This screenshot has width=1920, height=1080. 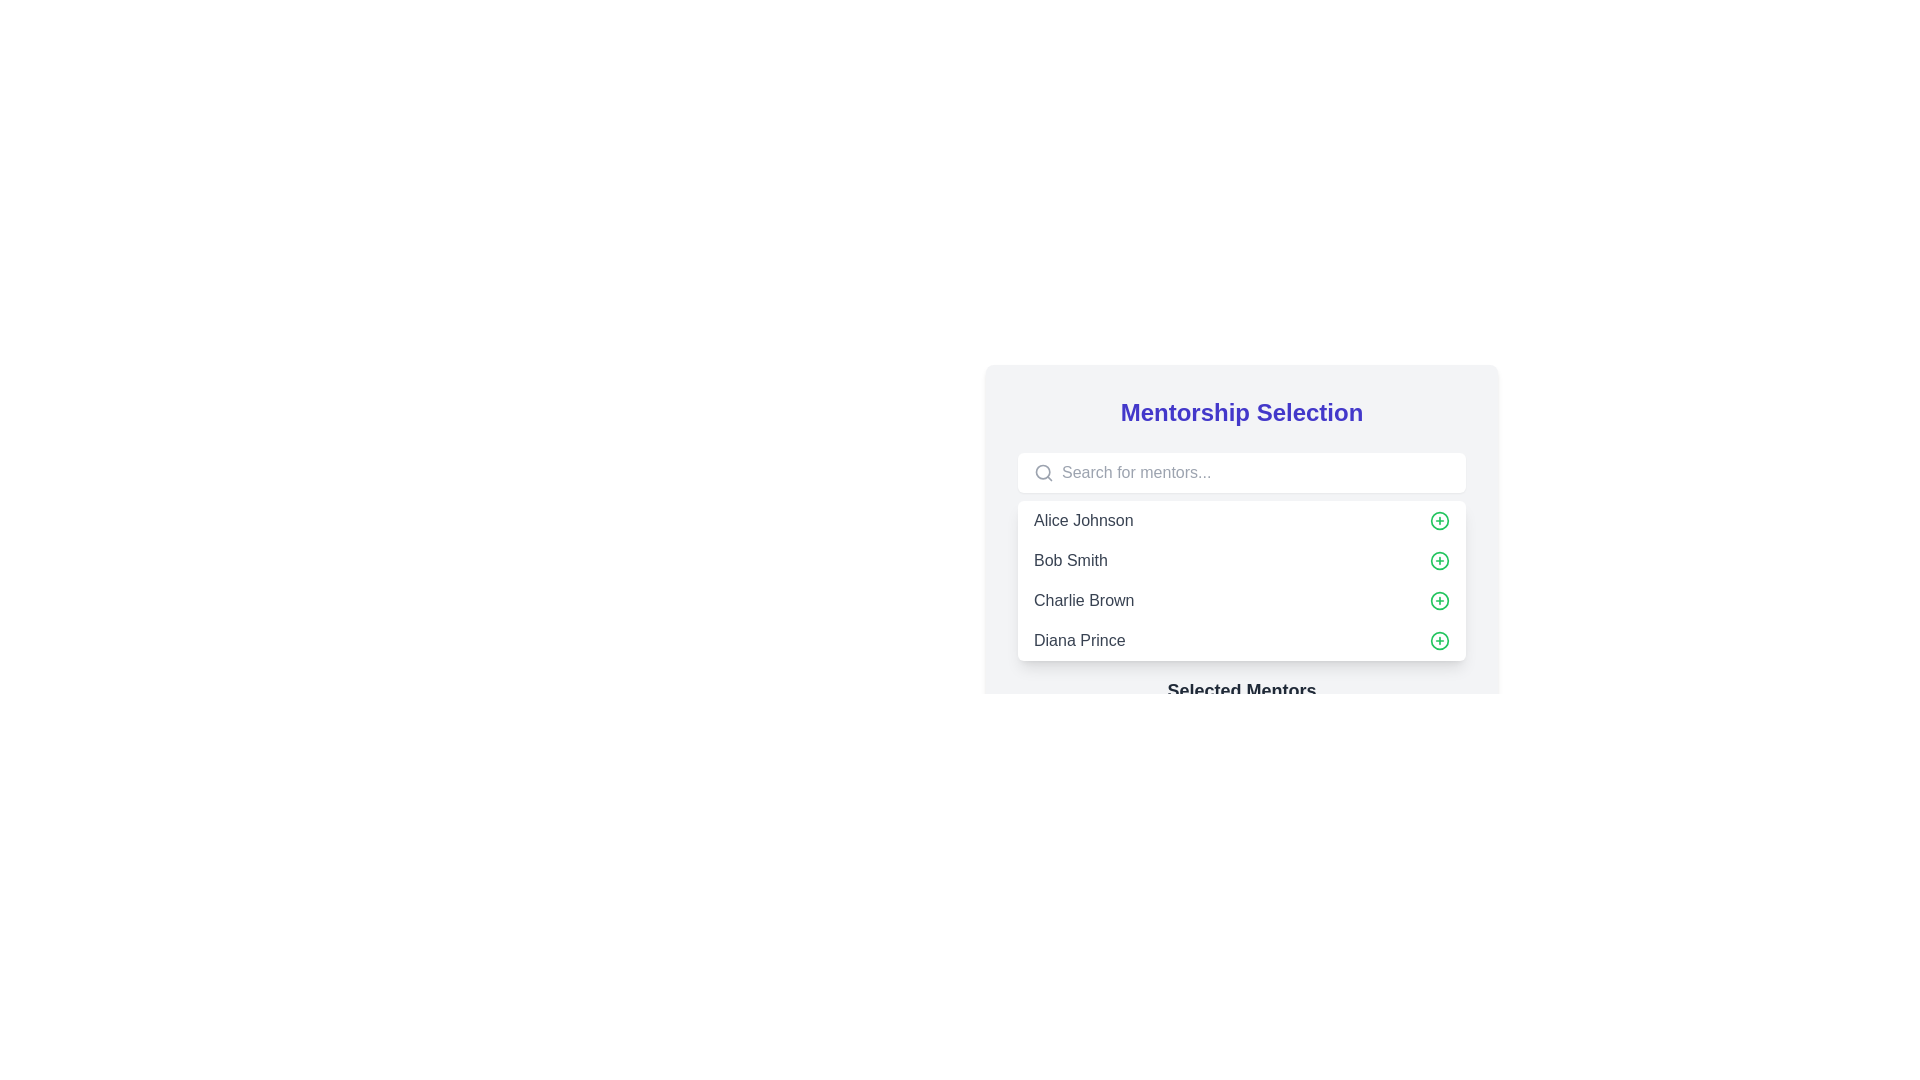 I want to click on the SVG Circle icon with a green border that resembles a '+' symbol, located to the right of 'Diana Prince' in the 'Mentorship Selection' panel, so click(x=1440, y=640).